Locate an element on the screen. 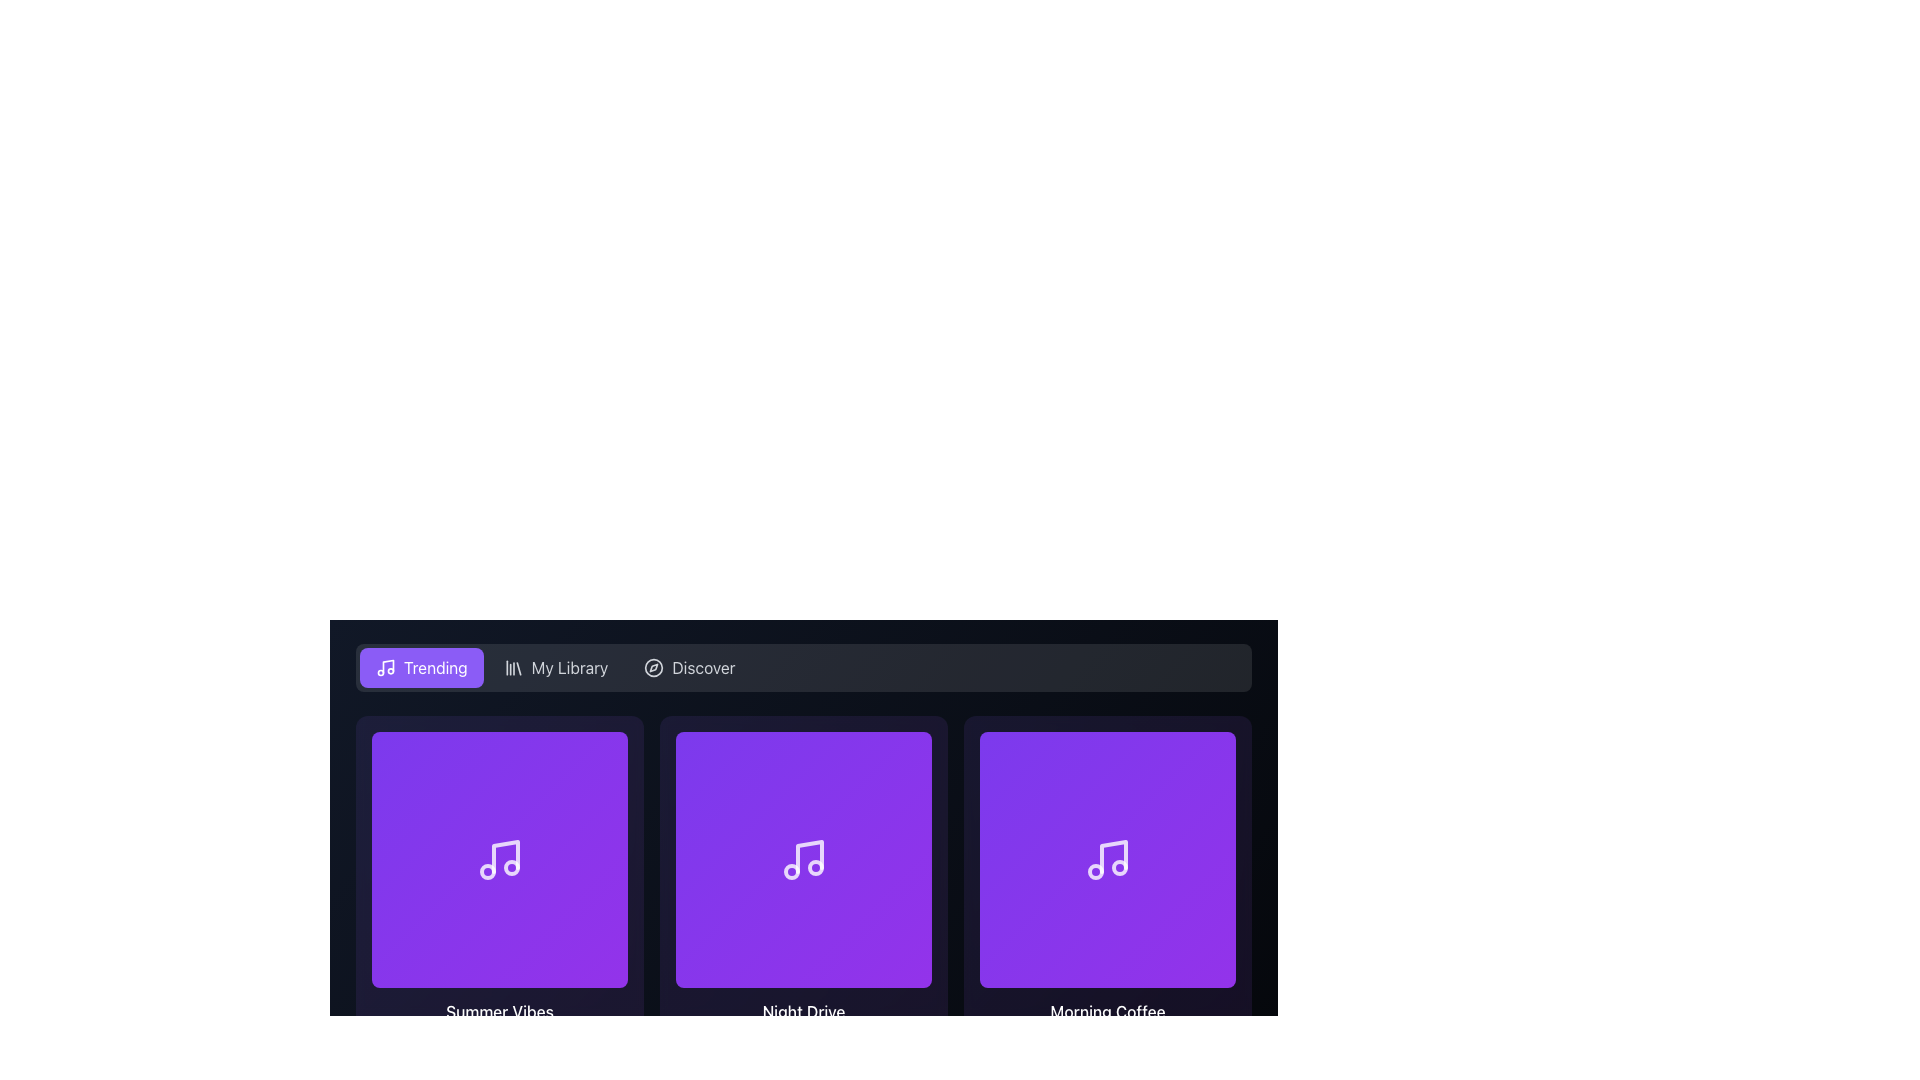 This screenshot has width=1920, height=1080. the 'My Library' icon located in the navigation bar at the top of the interface is located at coordinates (513, 667).